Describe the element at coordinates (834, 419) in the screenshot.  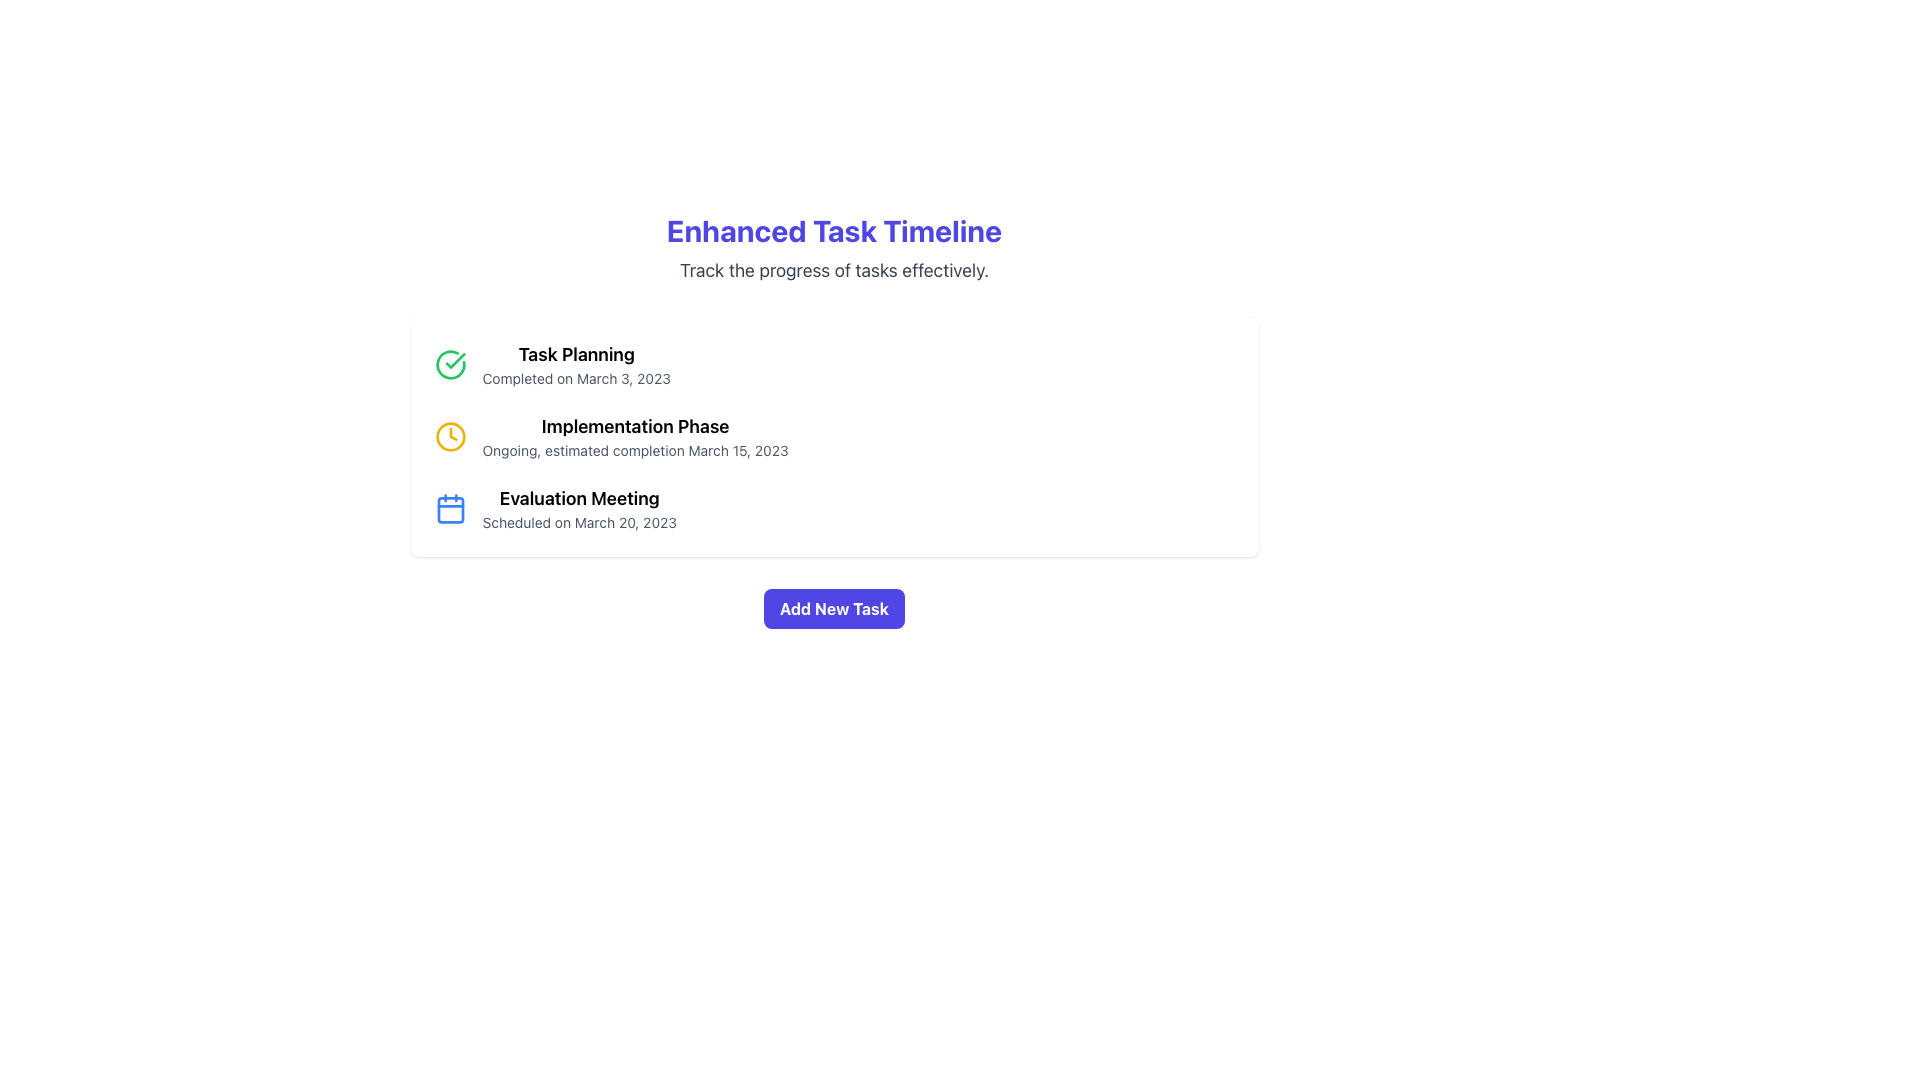
I see `individual task items in the Enhanced Task Timeline component located below the 'Add New Task' button` at that location.